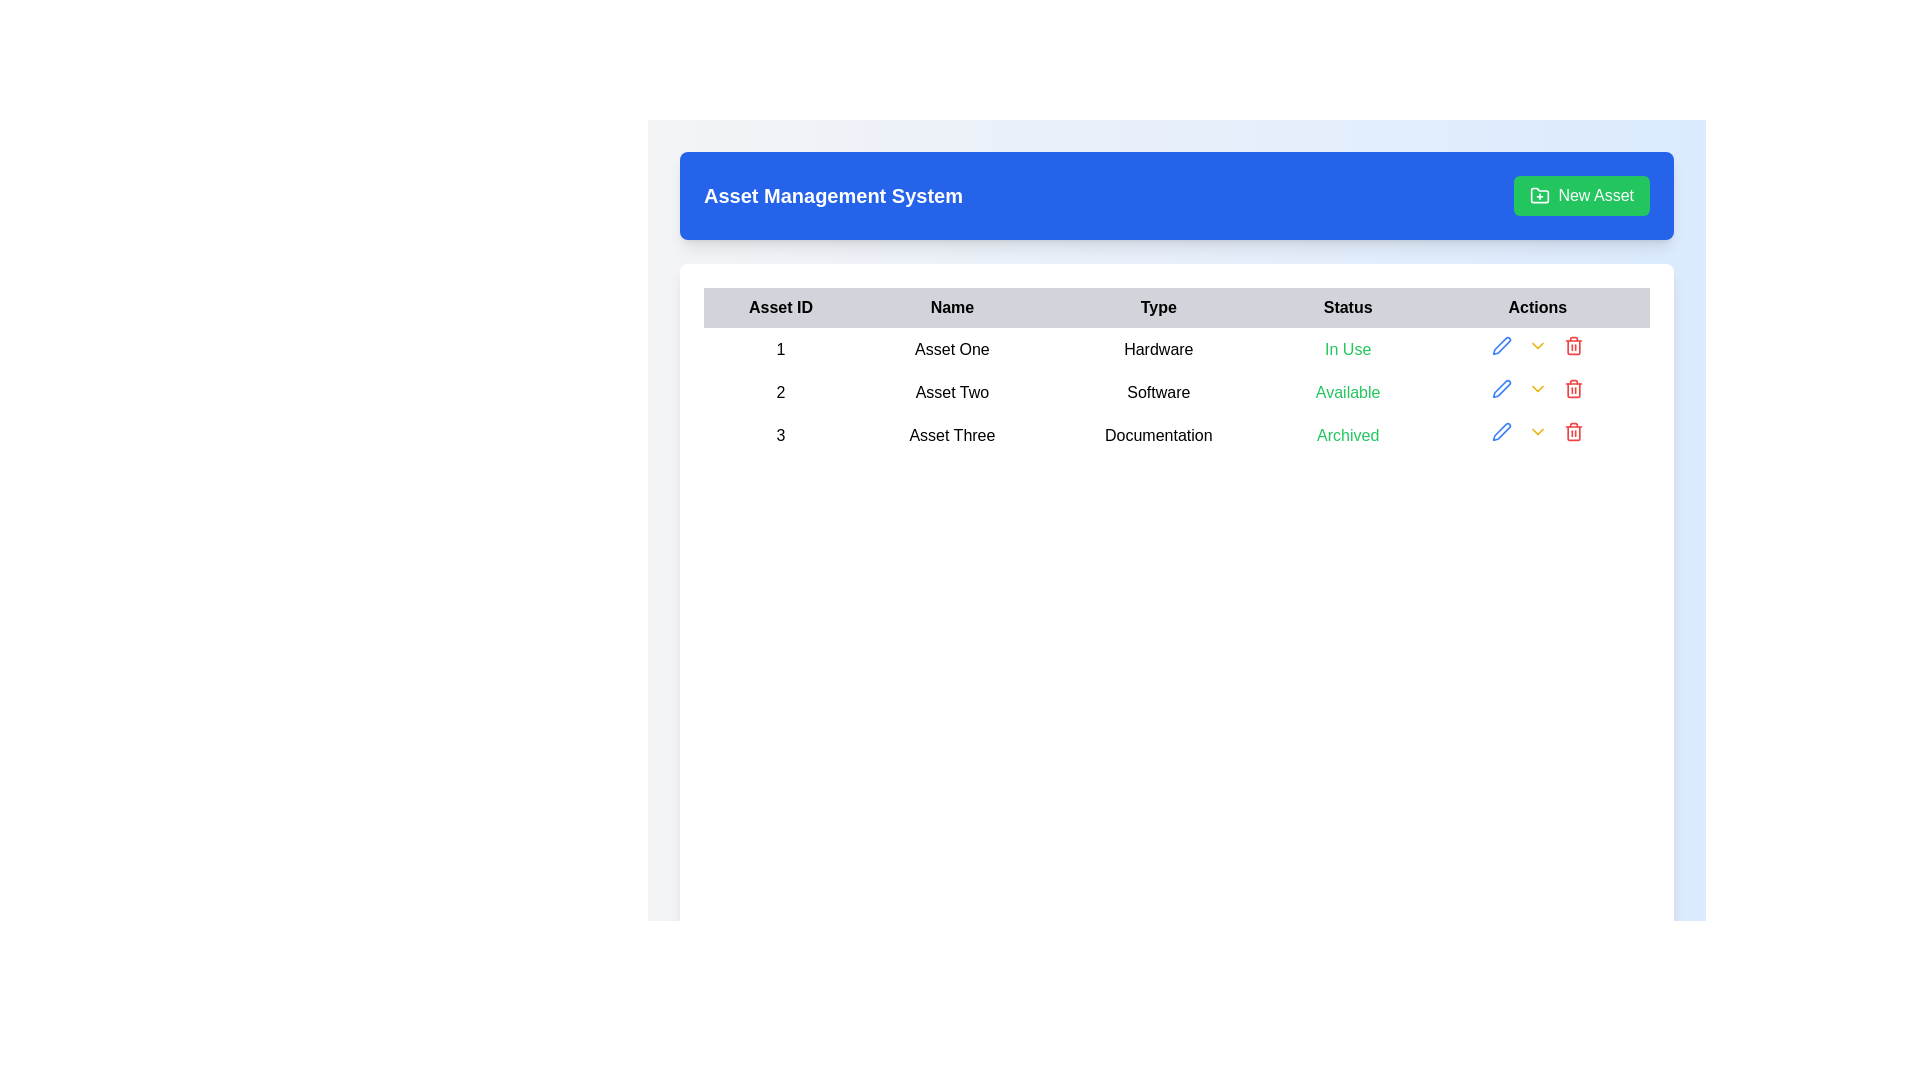 The image size is (1920, 1080). Describe the element at coordinates (951, 392) in the screenshot. I see `the Text element representing the asset name in the second row of the table under the 'Name' column` at that location.